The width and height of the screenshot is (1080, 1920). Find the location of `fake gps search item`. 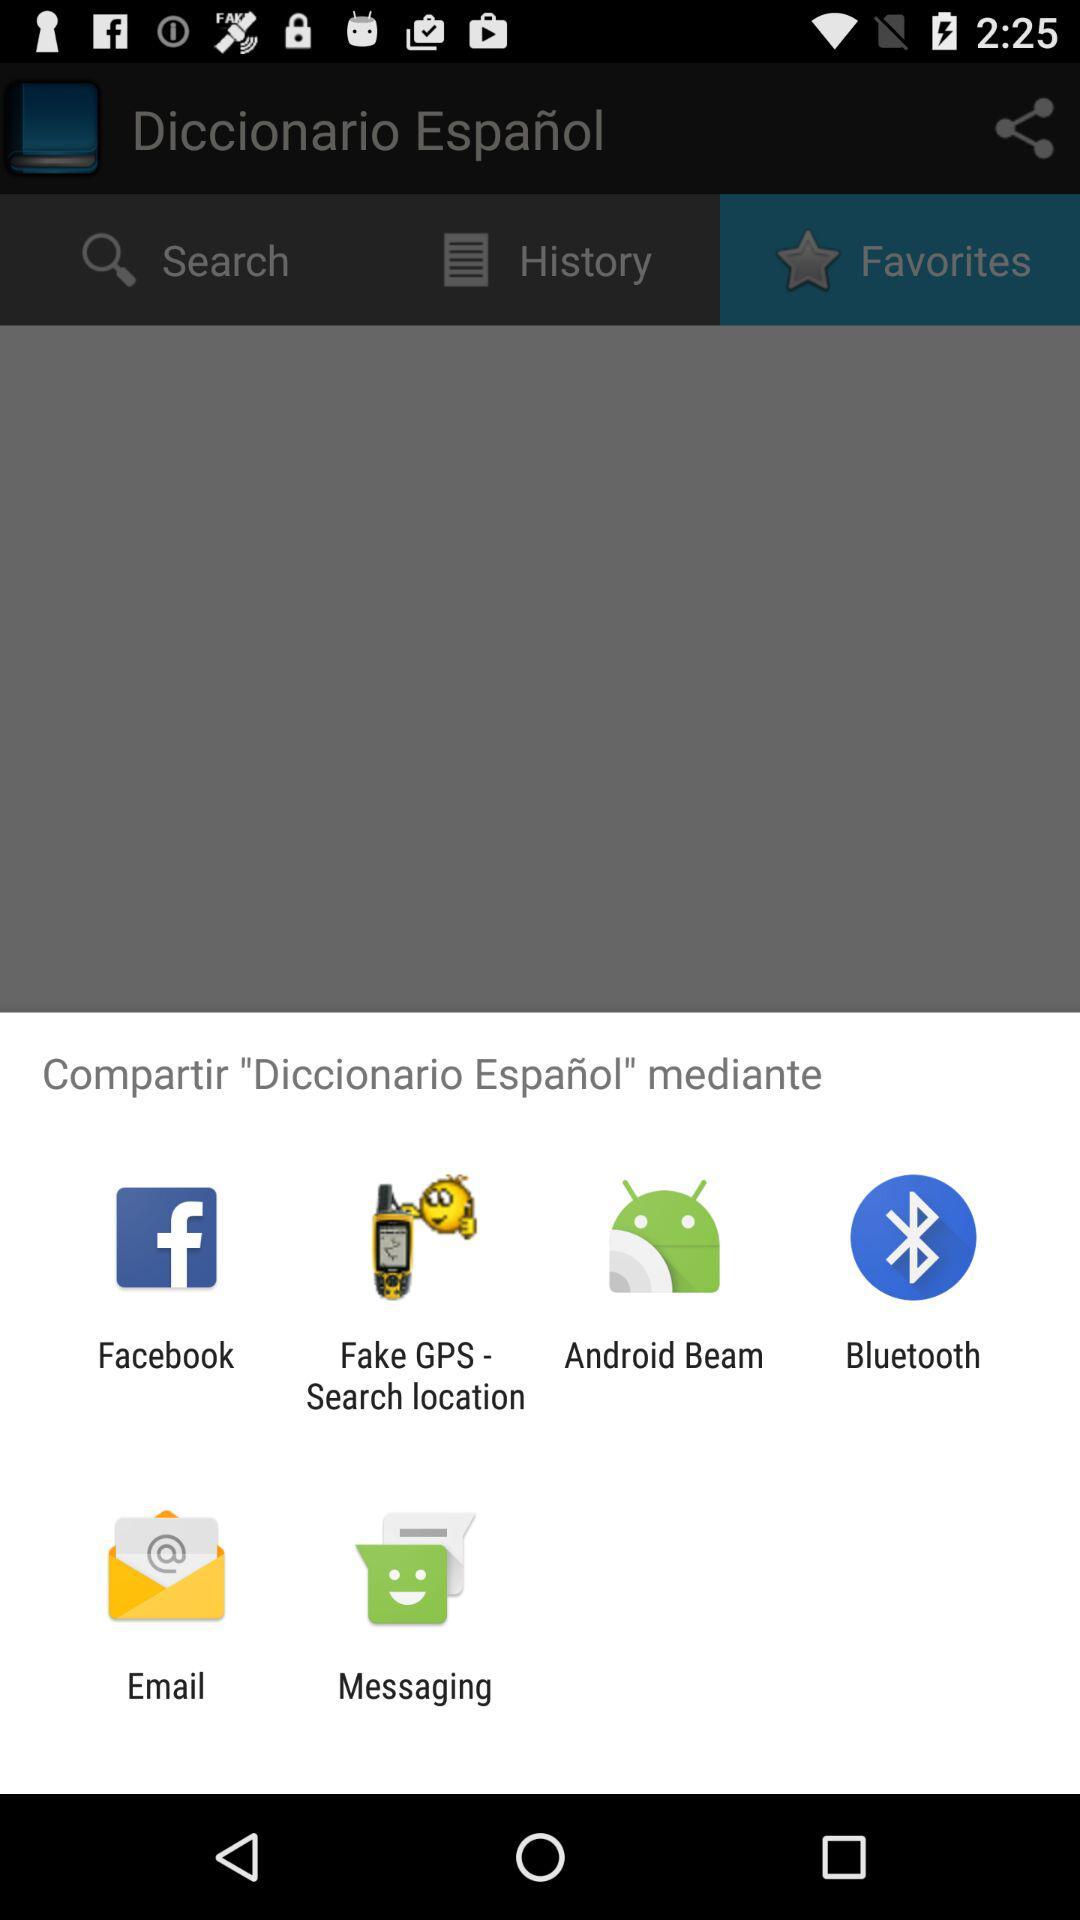

fake gps search item is located at coordinates (414, 1374).